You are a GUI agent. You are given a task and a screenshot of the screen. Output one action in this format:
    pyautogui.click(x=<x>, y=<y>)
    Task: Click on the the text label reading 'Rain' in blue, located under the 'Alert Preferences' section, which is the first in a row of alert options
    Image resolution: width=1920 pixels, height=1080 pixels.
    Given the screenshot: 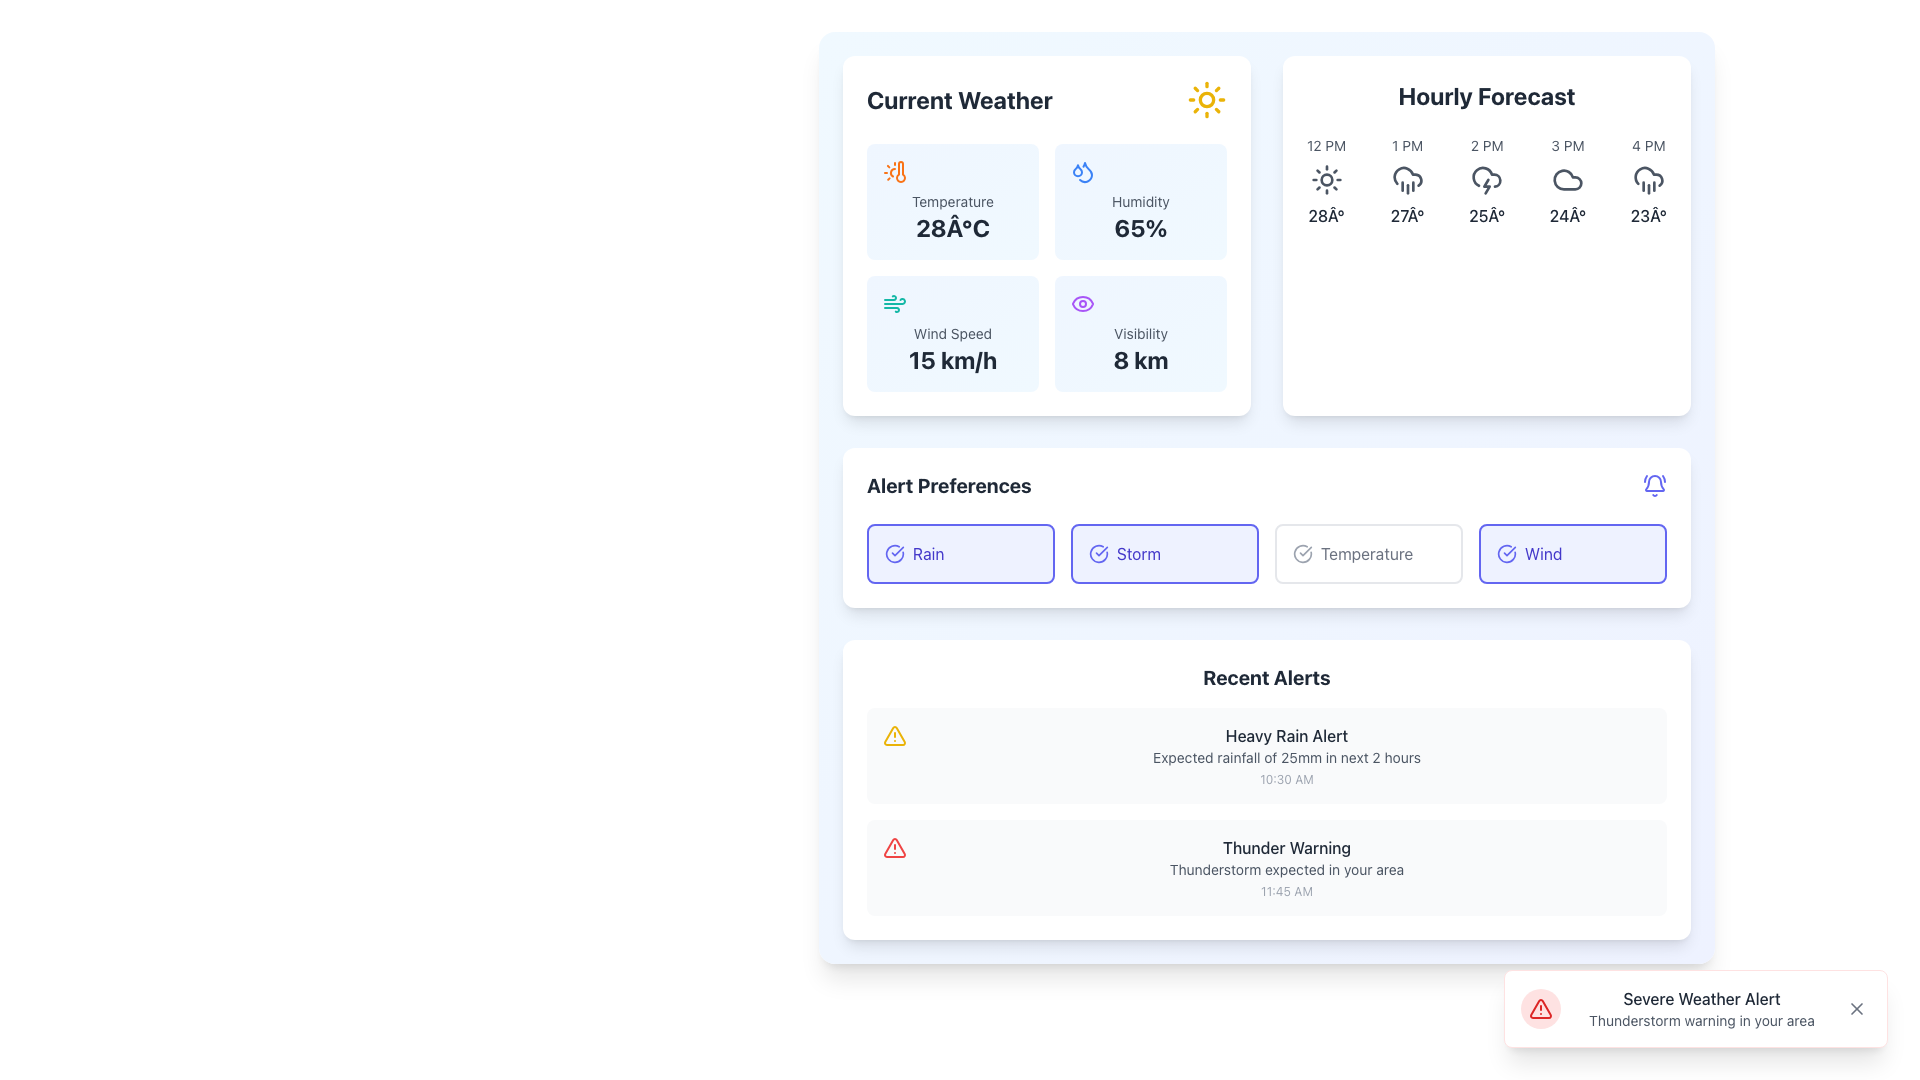 What is the action you would take?
    pyautogui.click(x=927, y=554)
    